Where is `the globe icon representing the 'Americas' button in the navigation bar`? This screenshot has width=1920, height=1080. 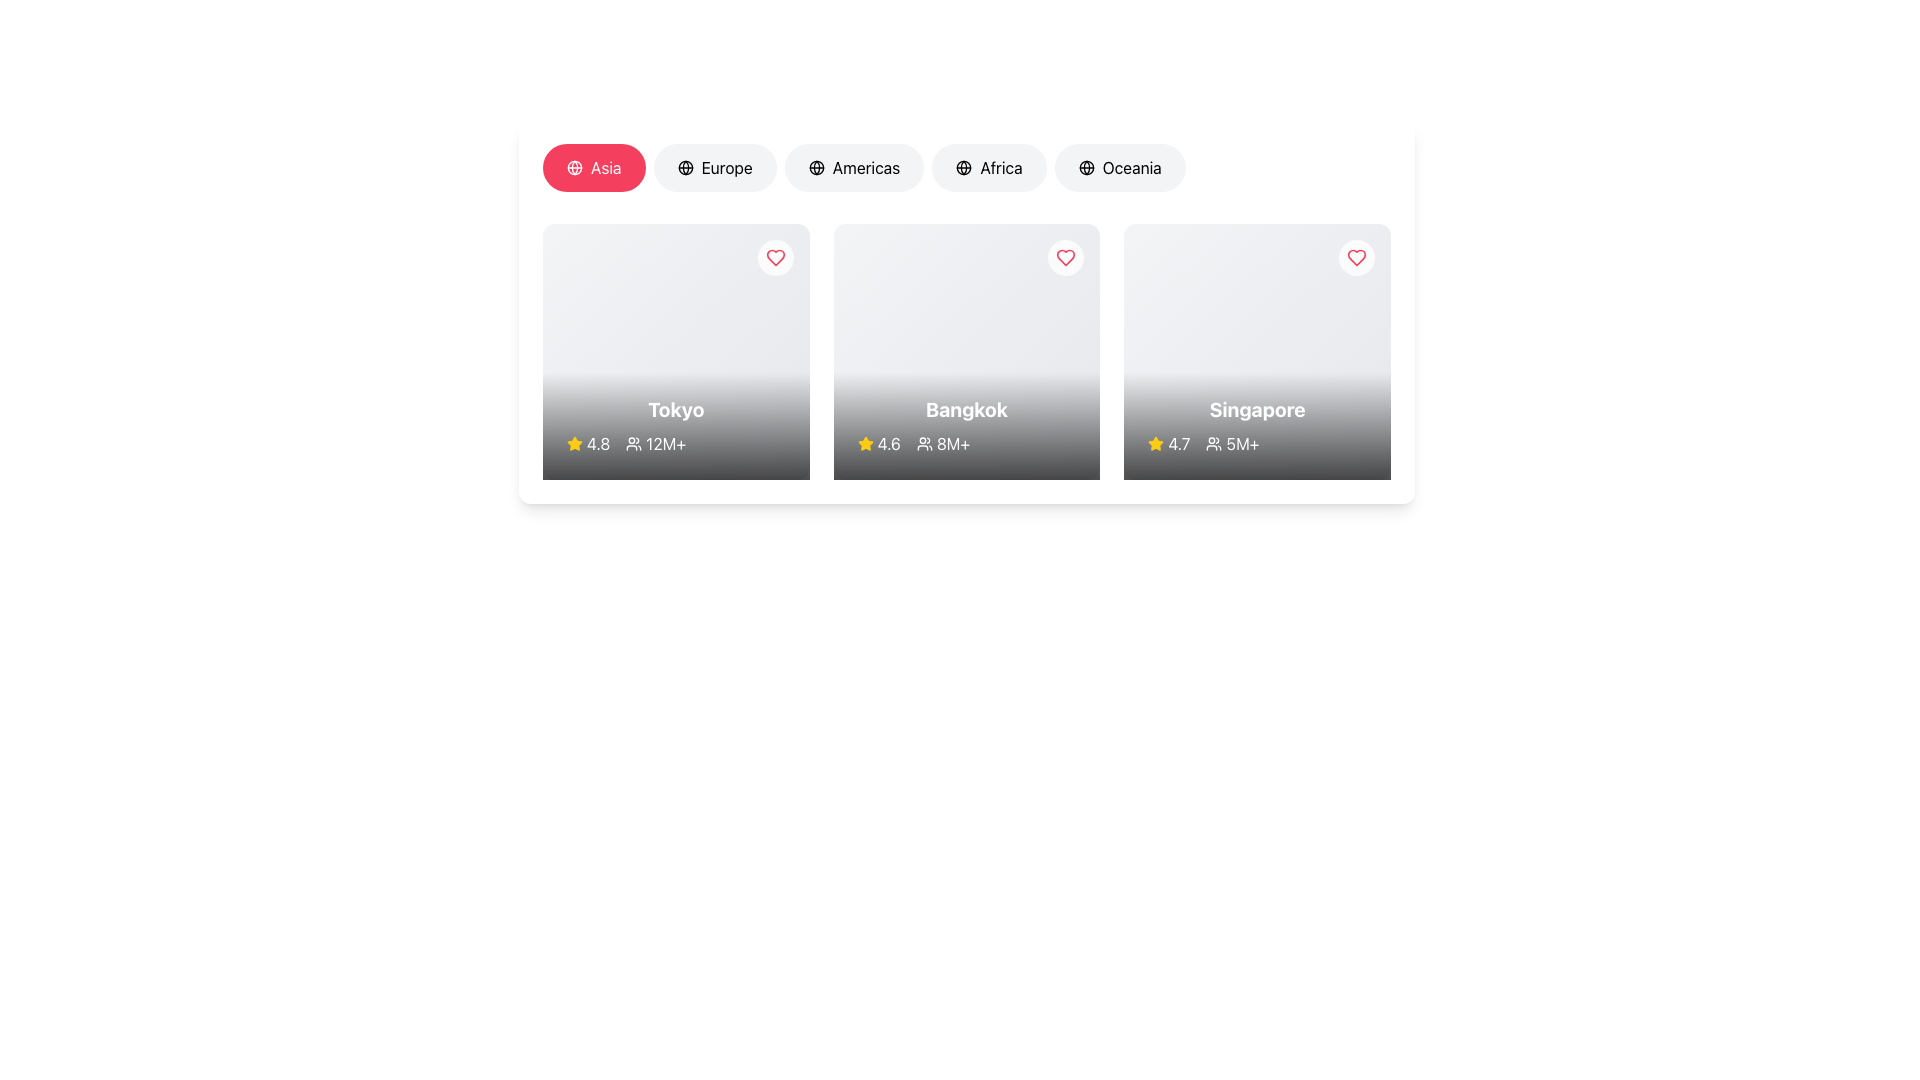
the globe icon representing the 'Americas' button in the navigation bar is located at coordinates (816, 167).